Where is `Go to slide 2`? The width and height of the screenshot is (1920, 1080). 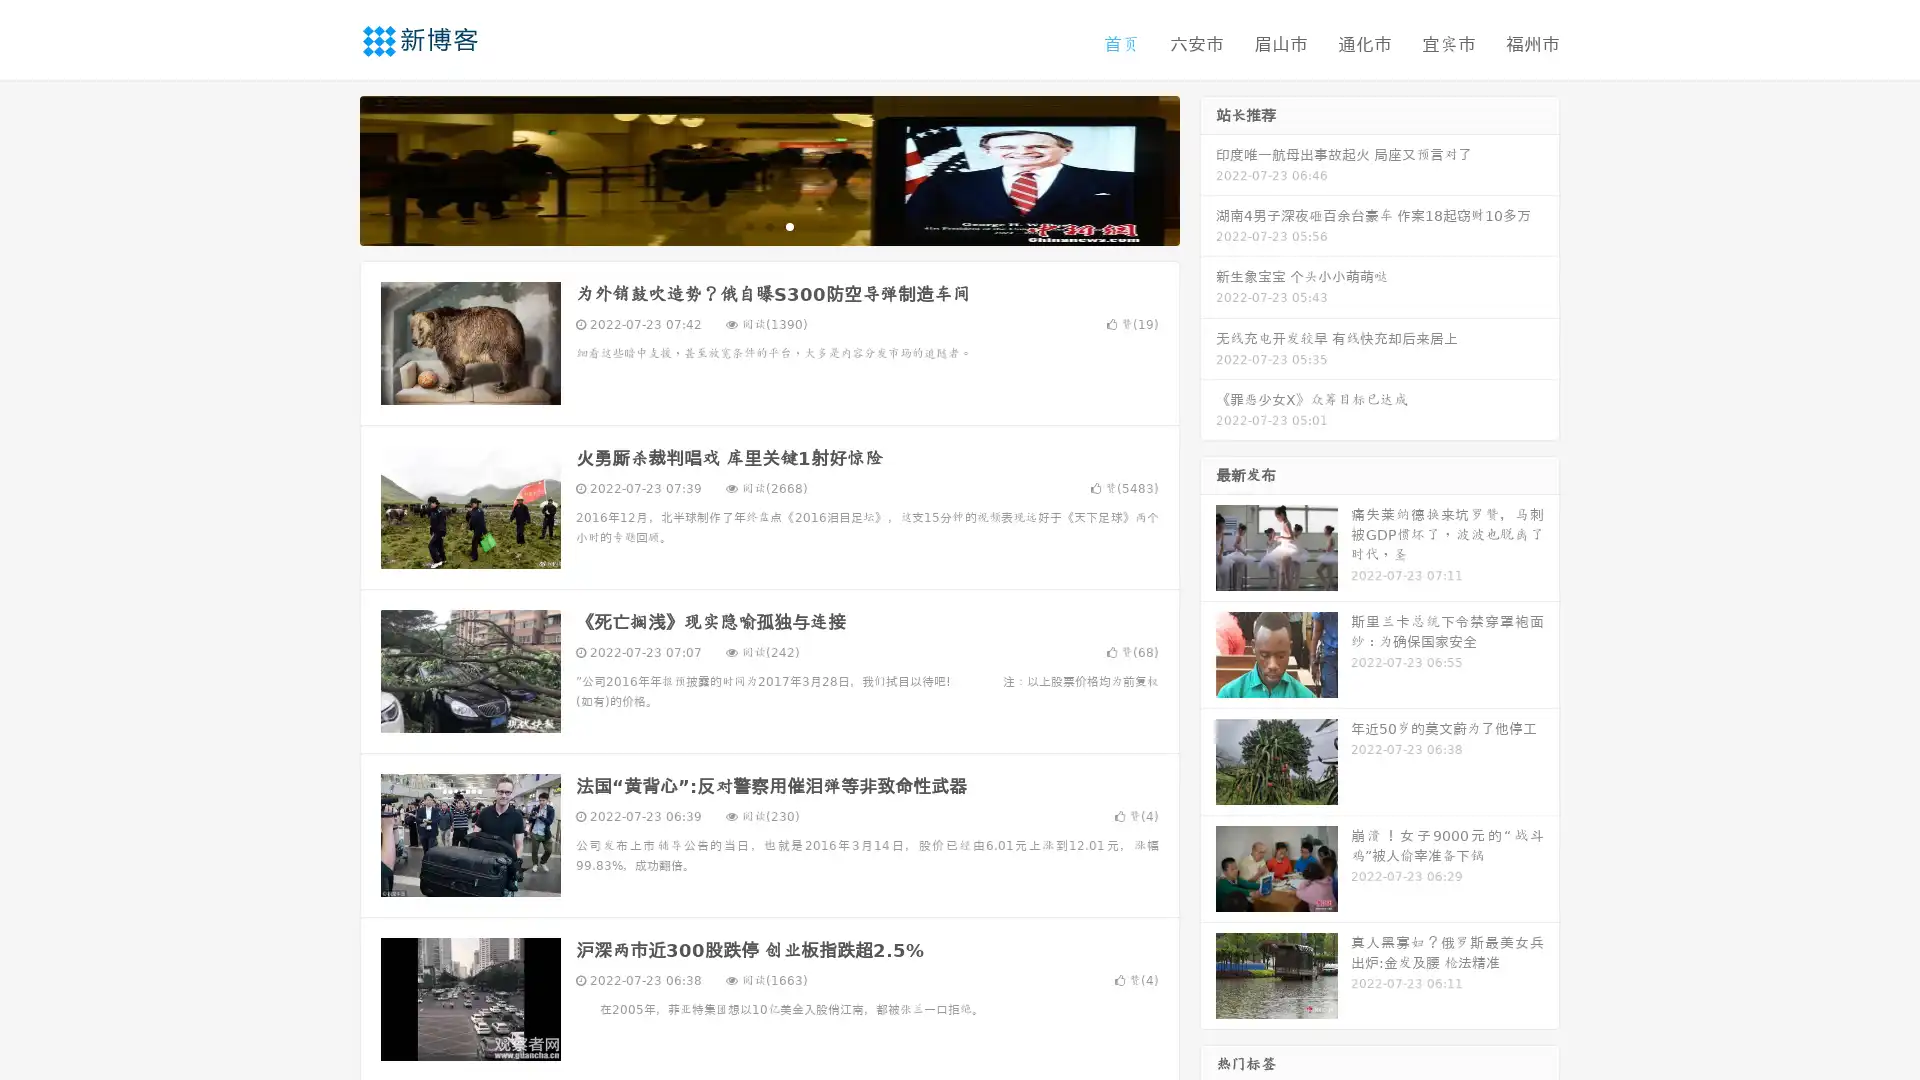
Go to slide 2 is located at coordinates (768, 225).